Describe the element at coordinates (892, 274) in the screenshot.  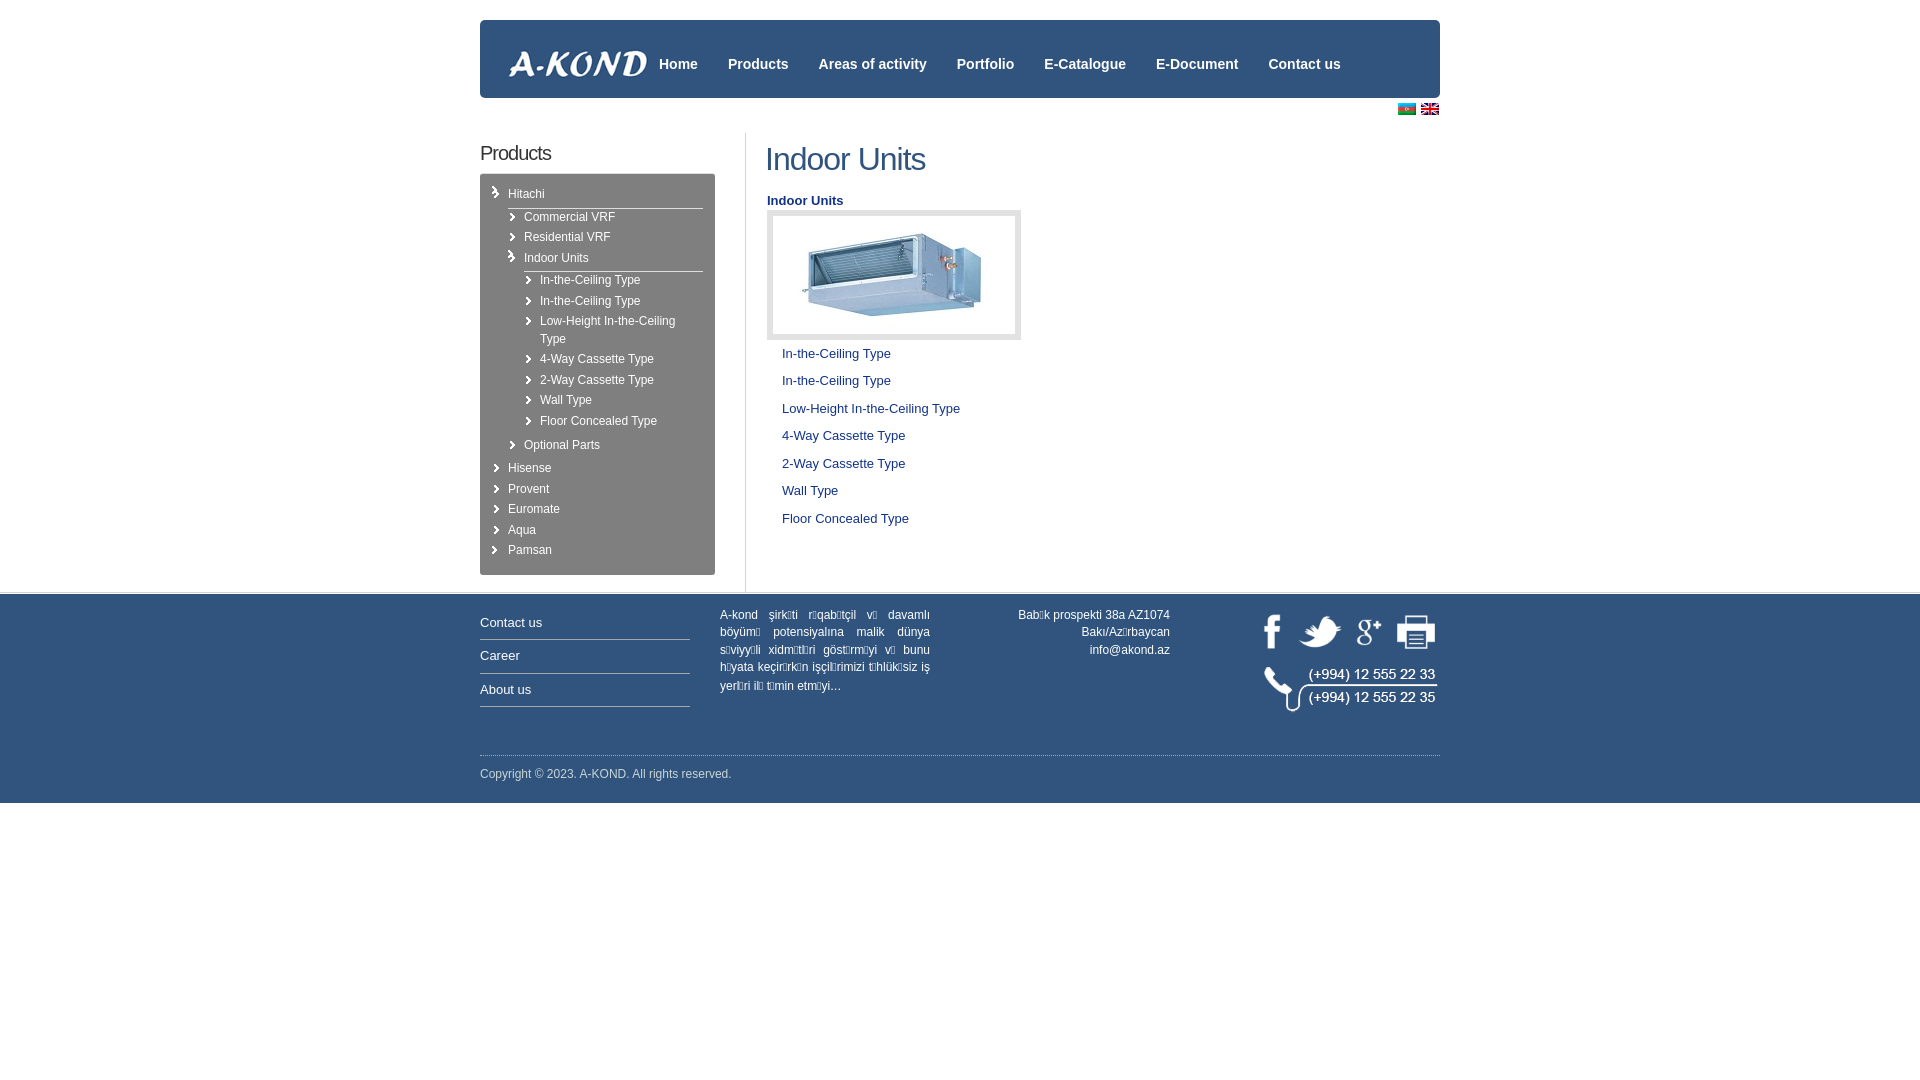
I see `'Indoor Units'` at that location.